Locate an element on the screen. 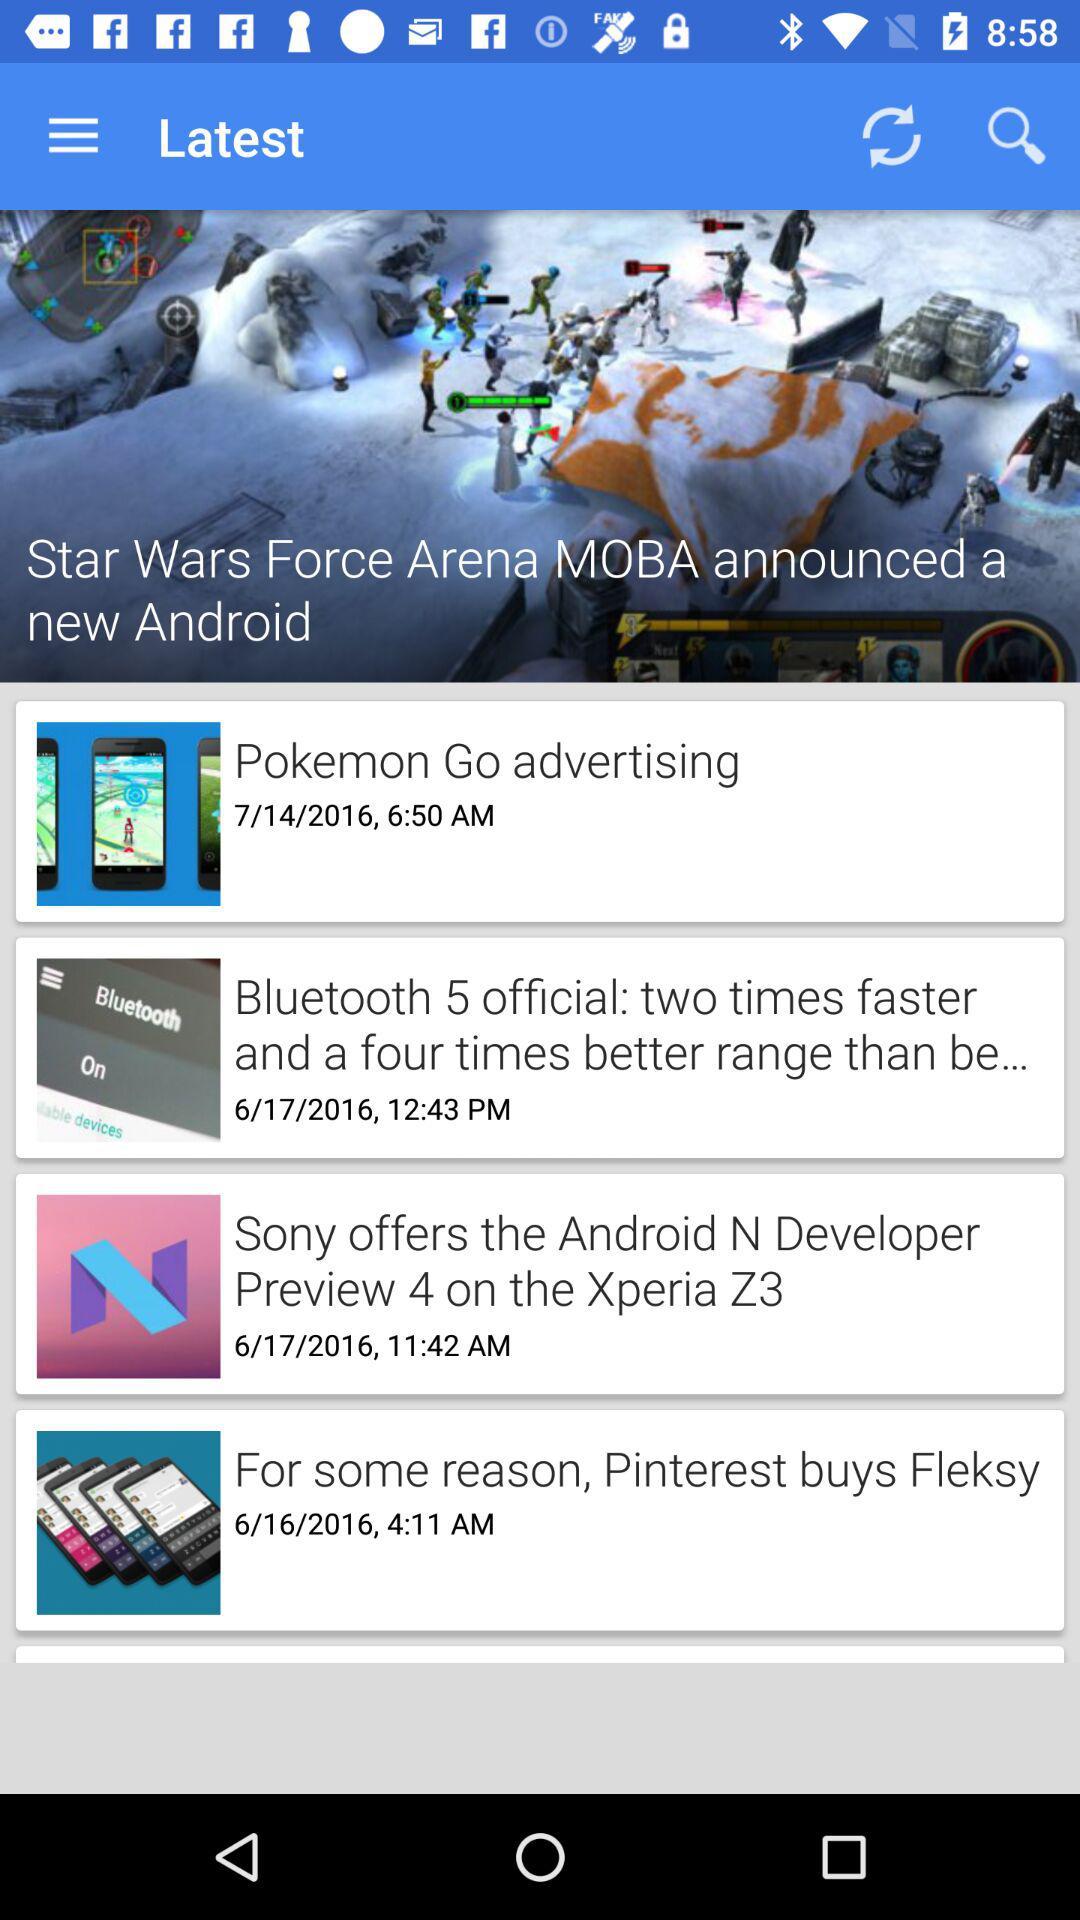 This screenshot has width=1080, height=1920. the icon to the left of the latest item is located at coordinates (72, 135).